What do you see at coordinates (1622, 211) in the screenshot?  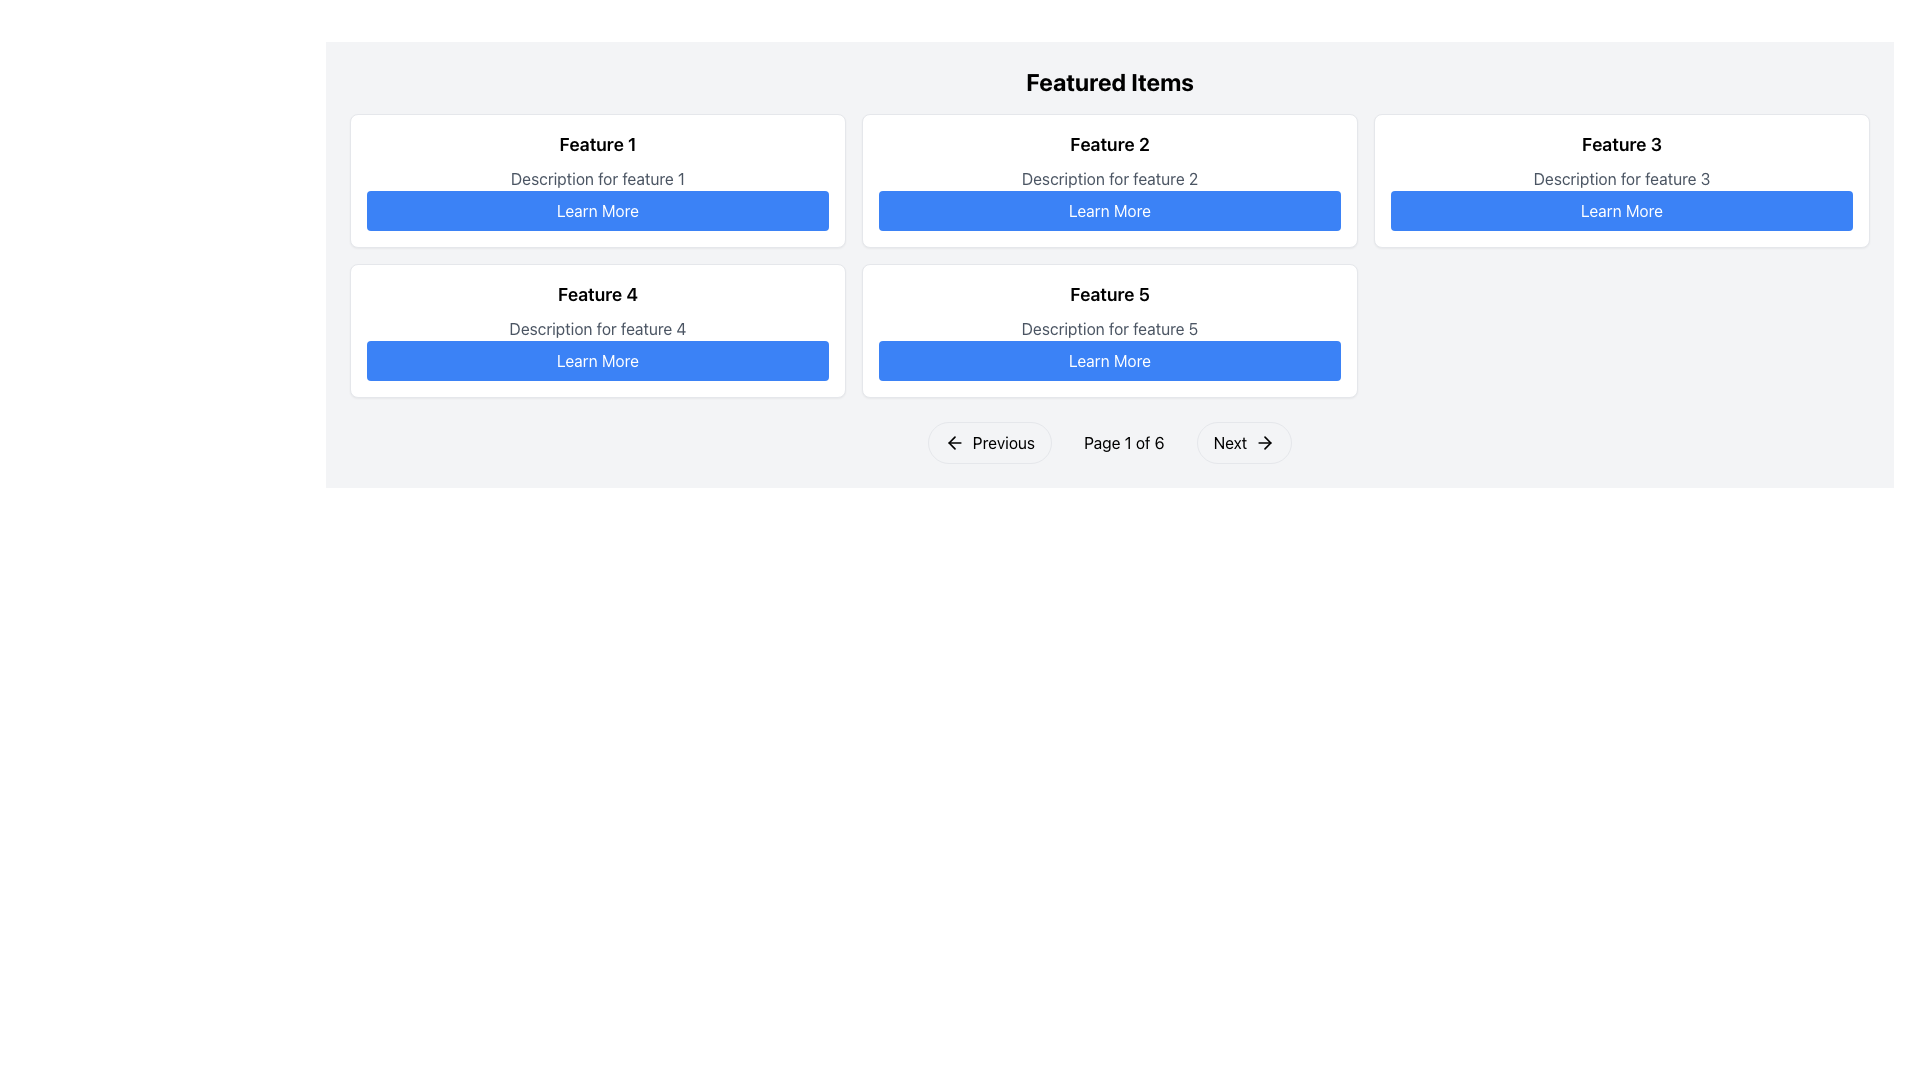 I see `the 'Learn More' button with a blue background and white text, located at the bottom of the 'Feature 3' card in the top-right corner of the grid` at bounding box center [1622, 211].